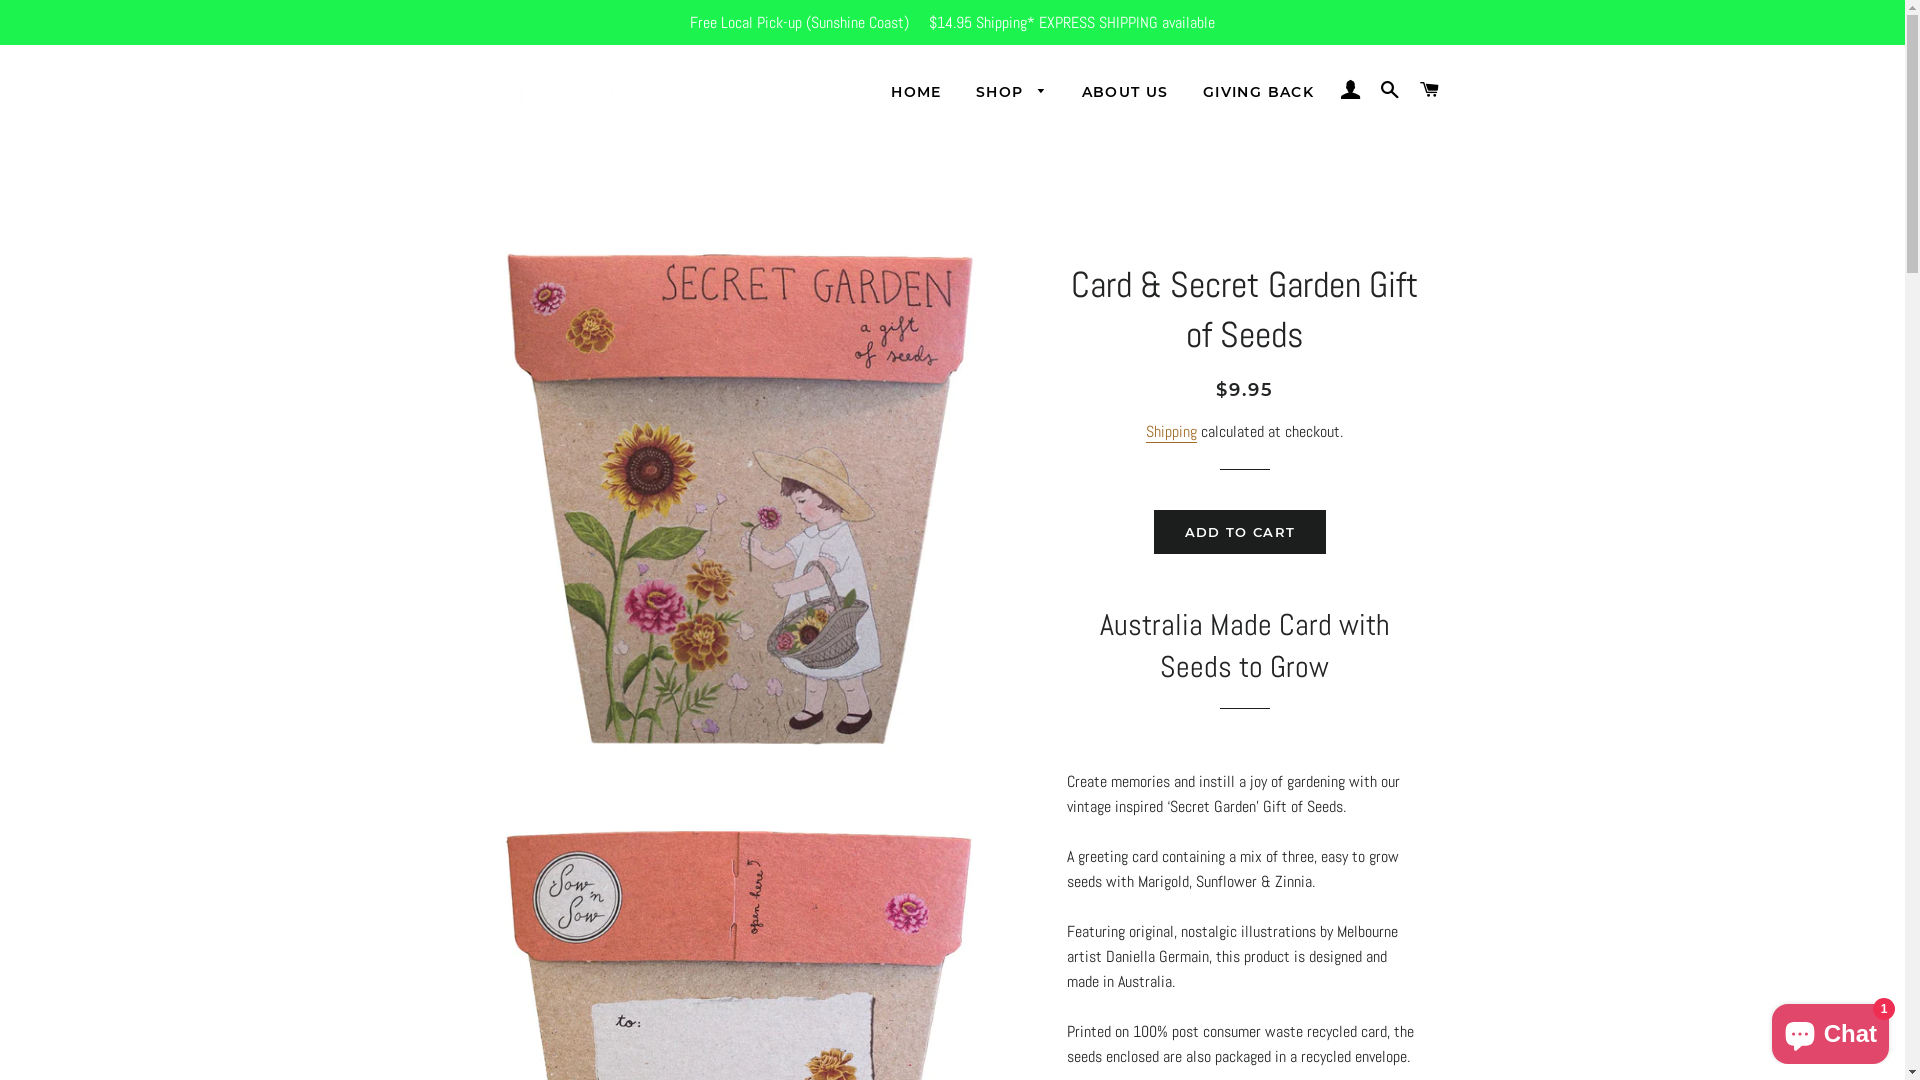 This screenshot has height=1080, width=1920. Describe the element at coordinates (915, 92) in the screenshot. I see `'HOME'` at that location.